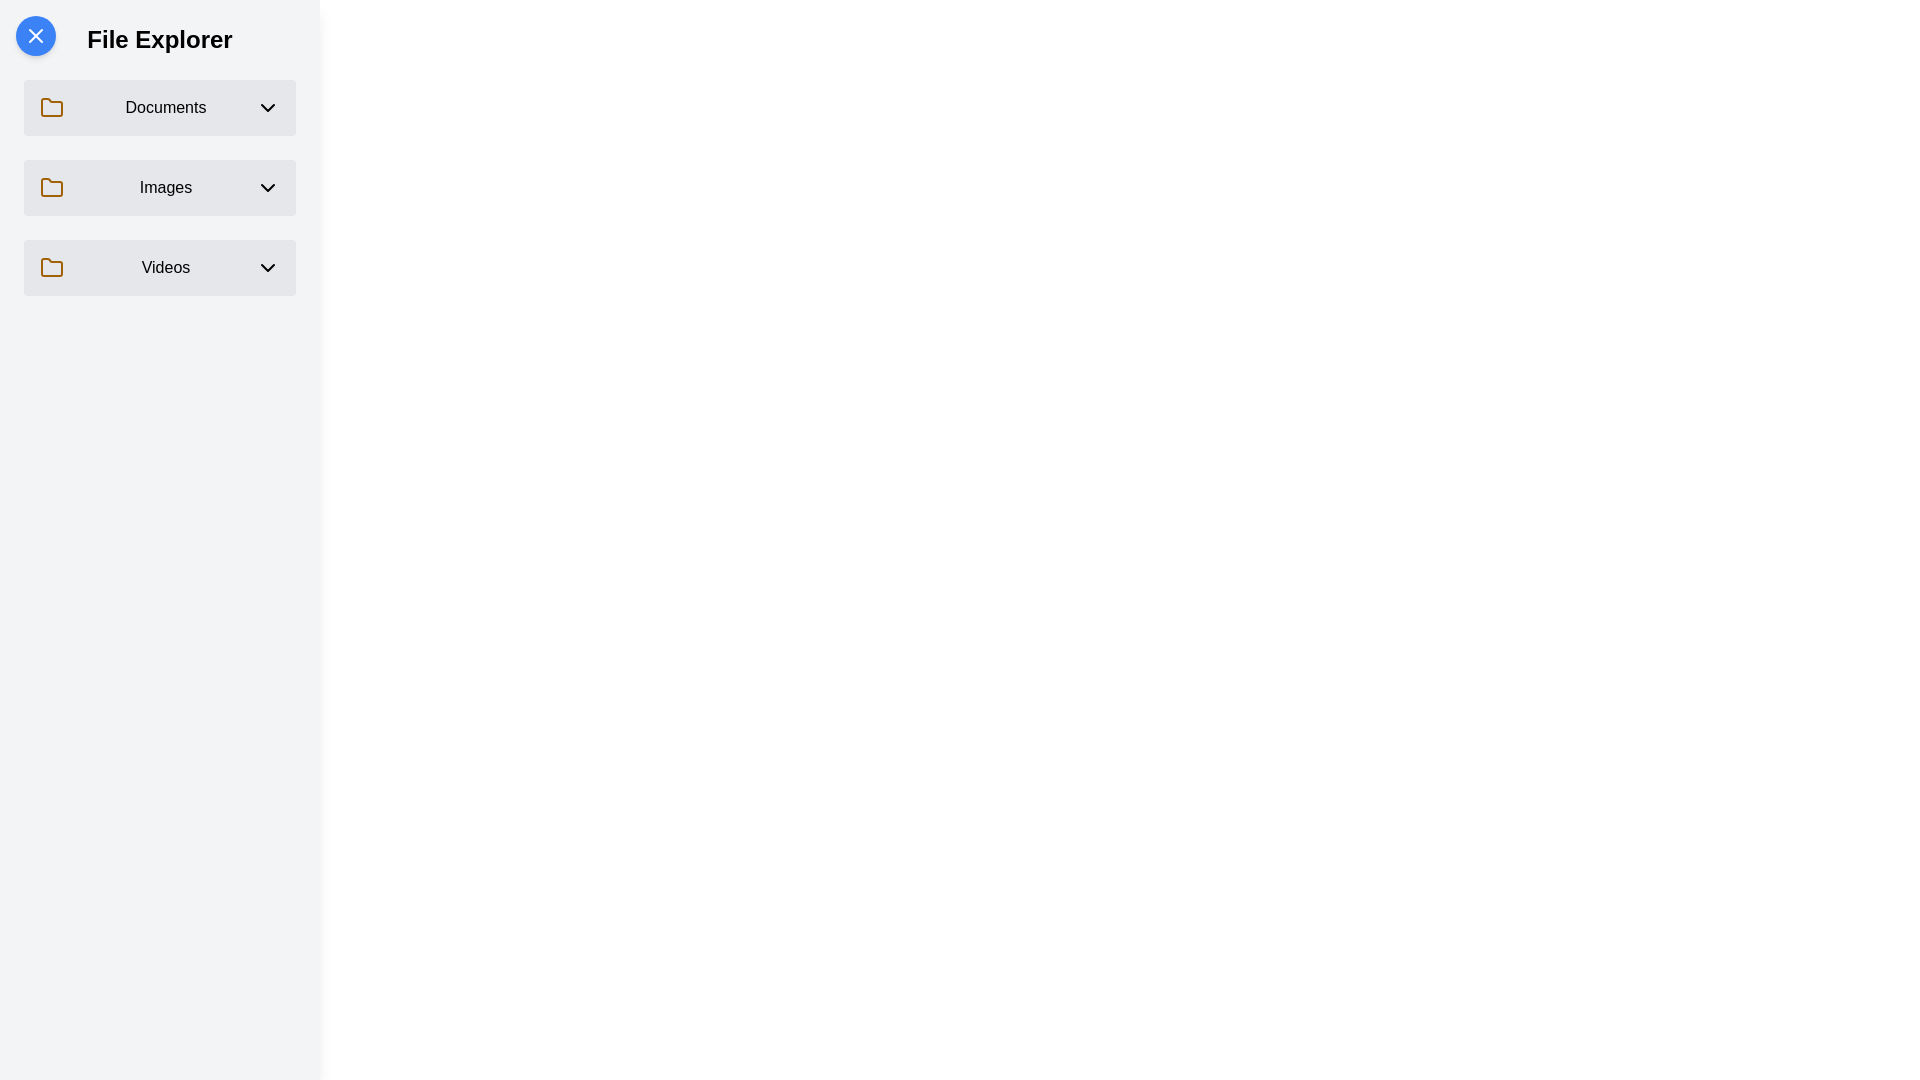 This screenshot has width=1920, height=1080. I want to click on the Interactive Icon (Chevron Down), so click(267, 108).